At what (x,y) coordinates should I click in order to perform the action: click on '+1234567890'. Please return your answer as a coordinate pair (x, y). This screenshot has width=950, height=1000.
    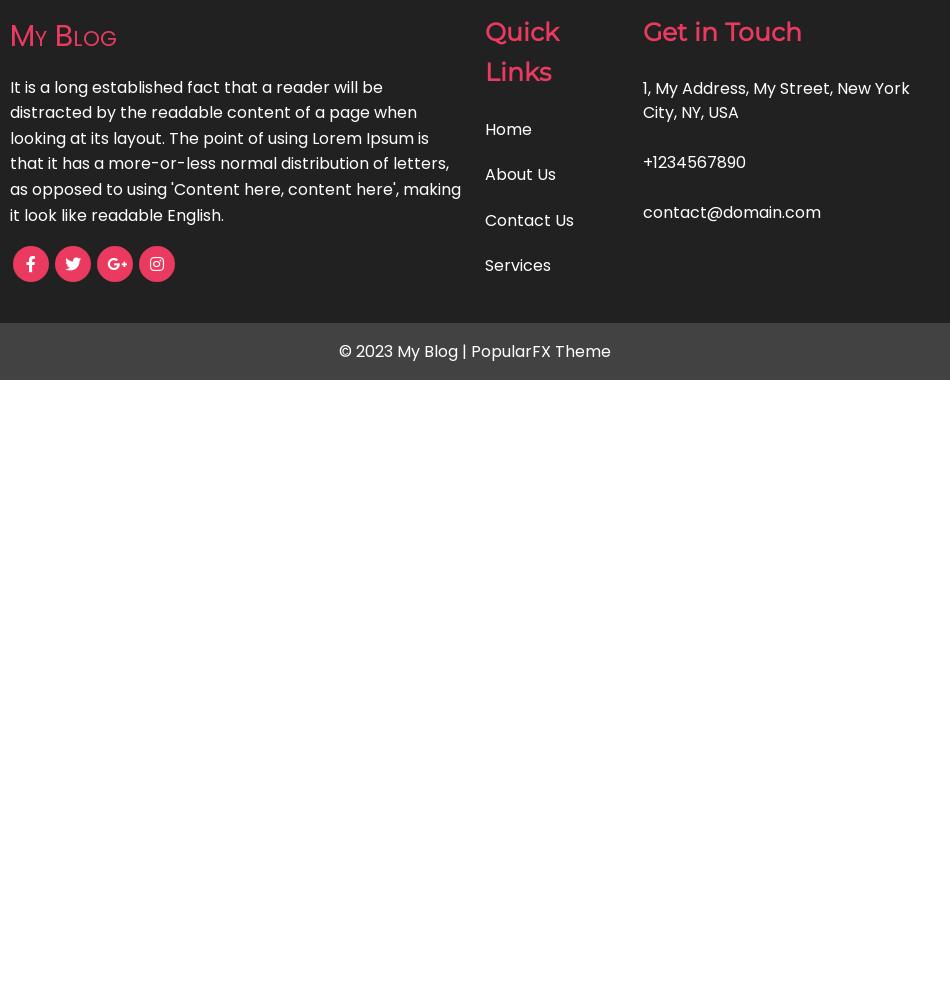
    Looking at the image, I should click on (694, 161).